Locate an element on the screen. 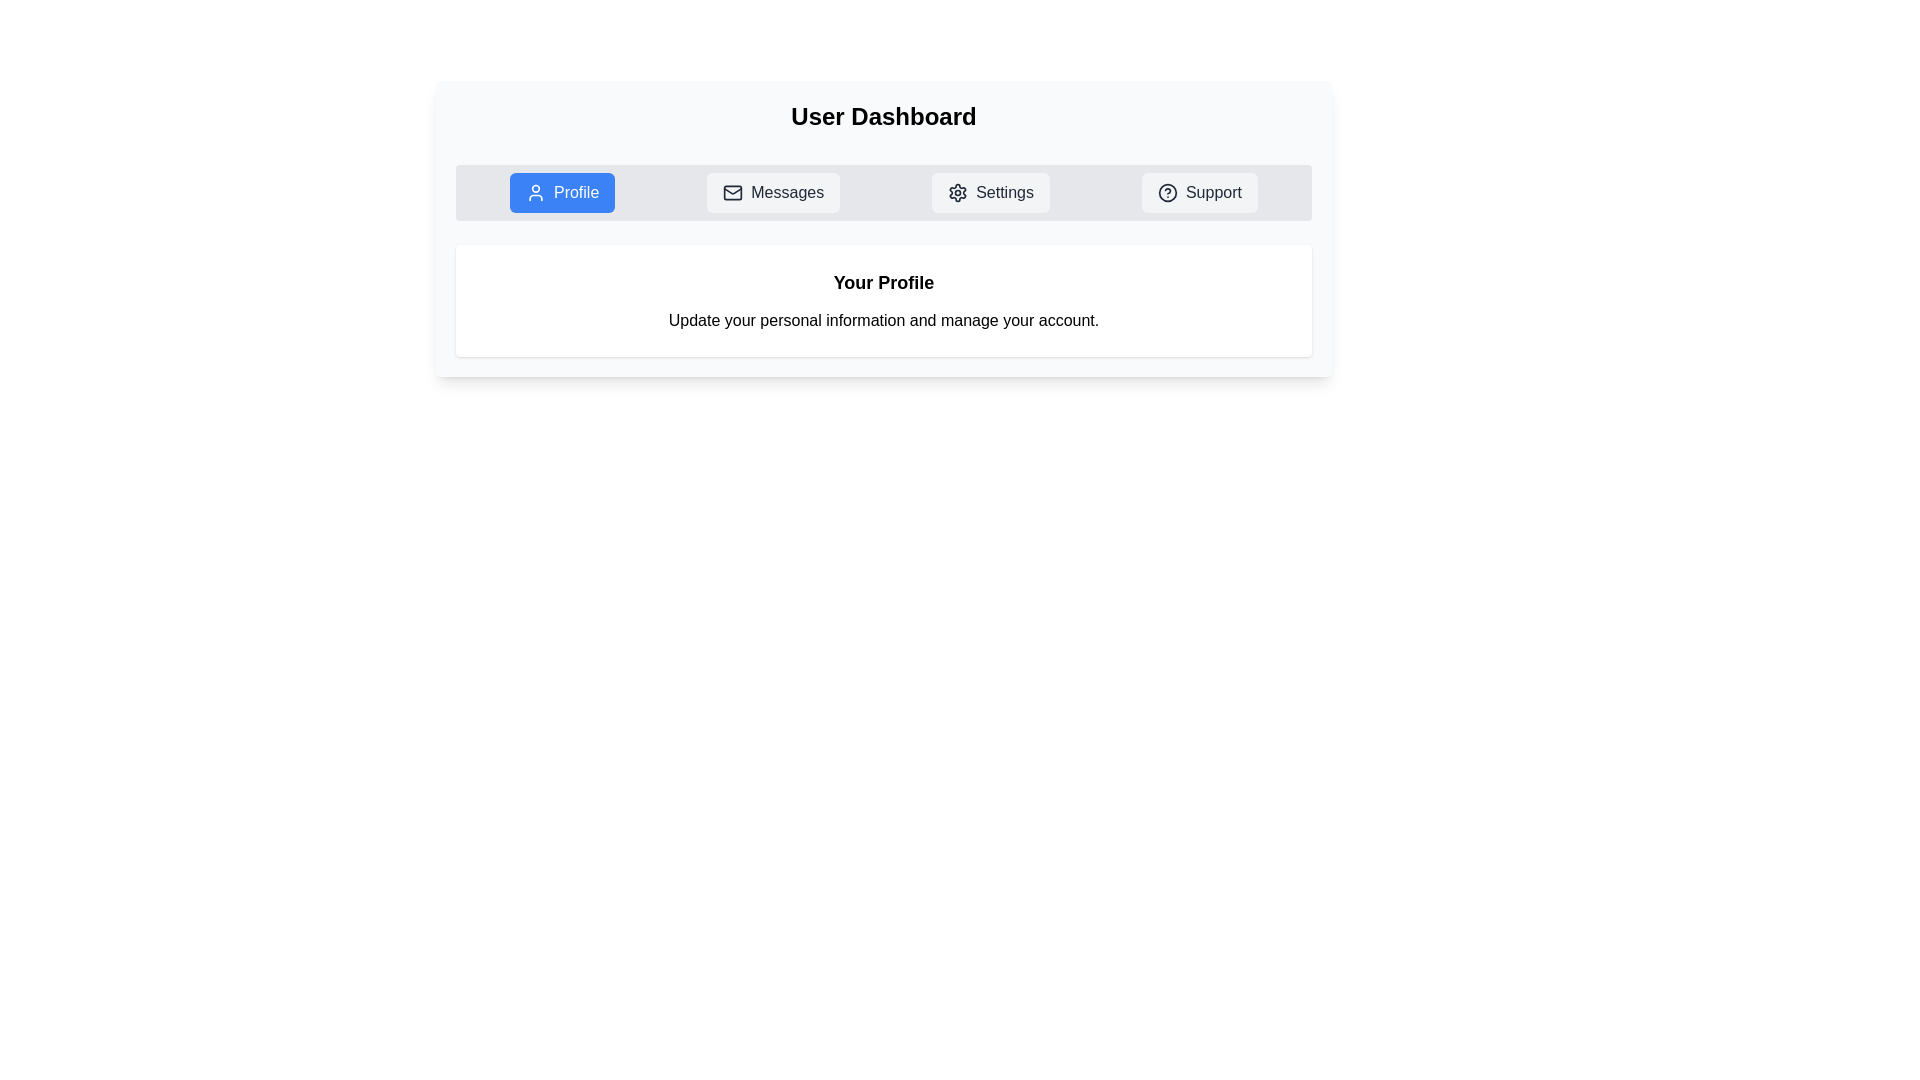  the 'Messages' button, which is a rectangular button with rounded corners and a light gray background, located in the top center of the interface is located at coordinates (772, 192).